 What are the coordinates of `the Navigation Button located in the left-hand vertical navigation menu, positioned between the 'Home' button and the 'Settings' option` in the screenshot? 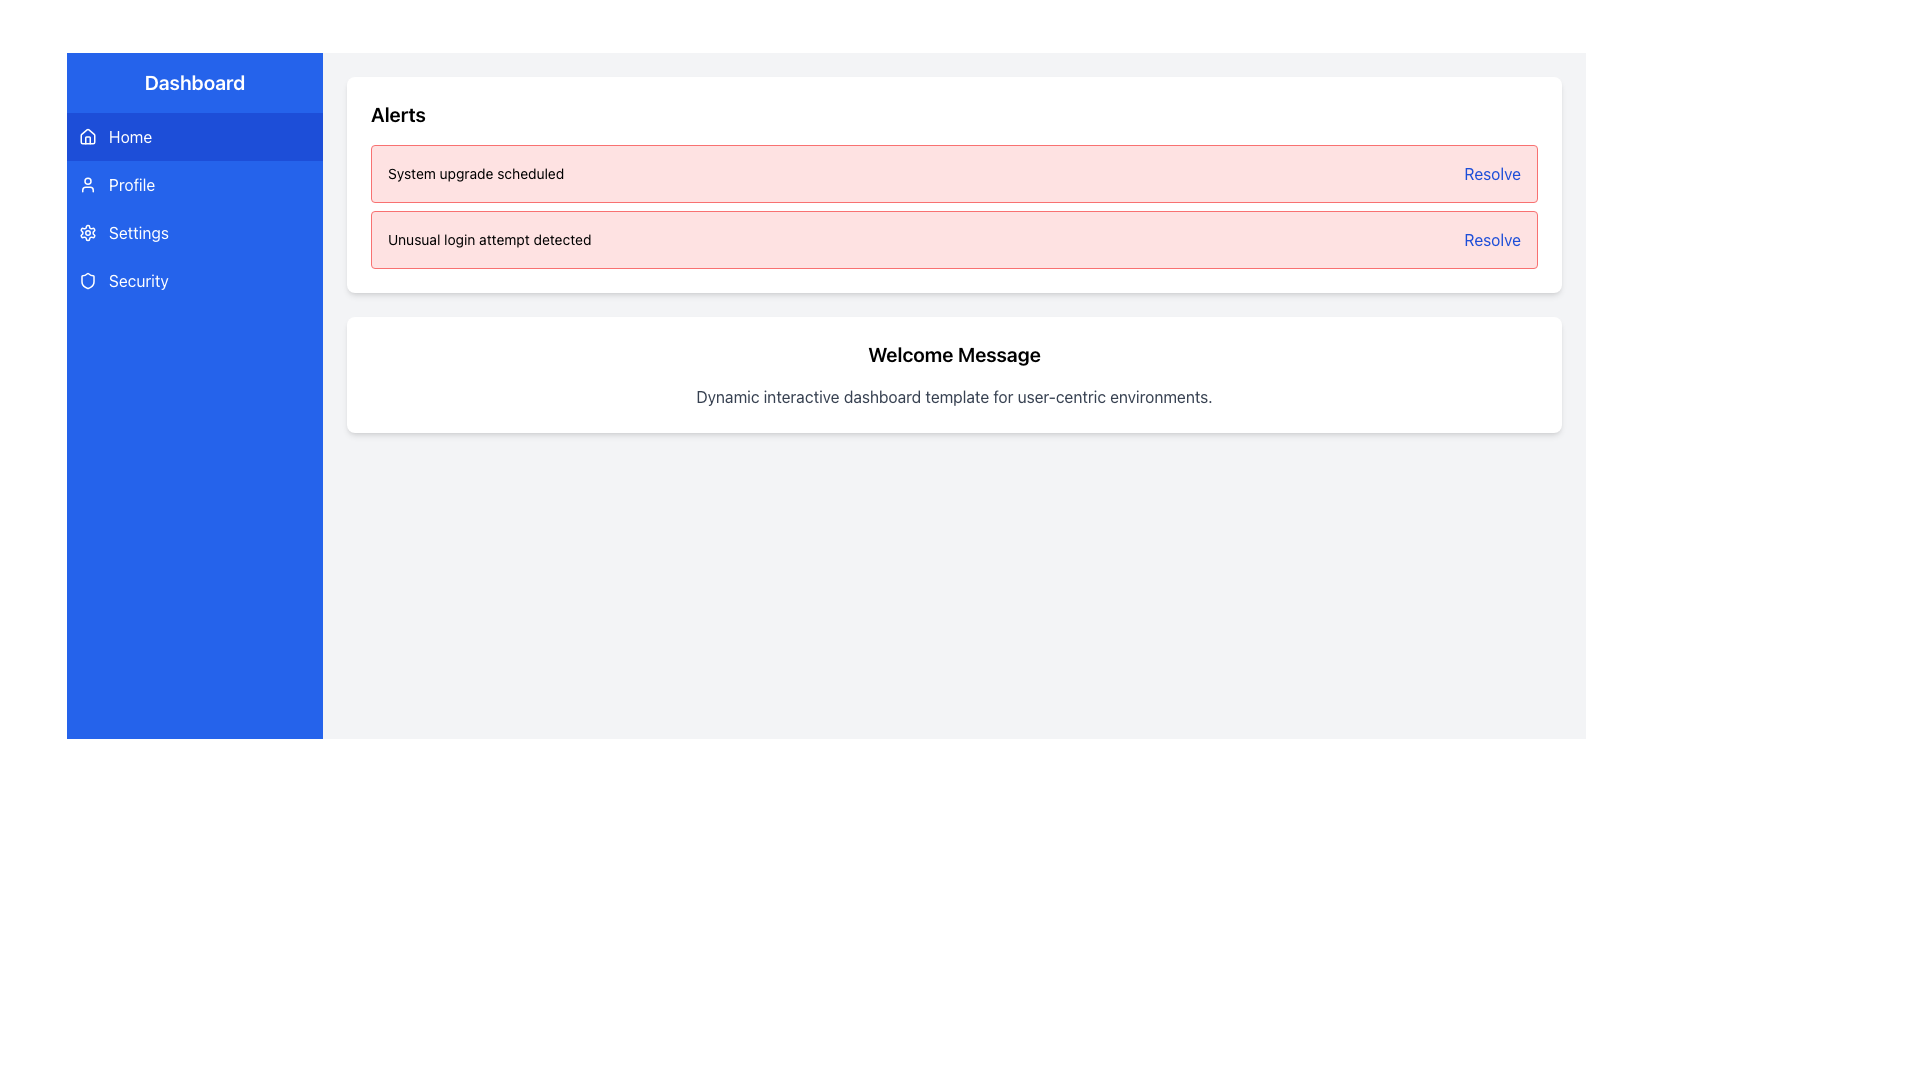 It's located at (195, 185).